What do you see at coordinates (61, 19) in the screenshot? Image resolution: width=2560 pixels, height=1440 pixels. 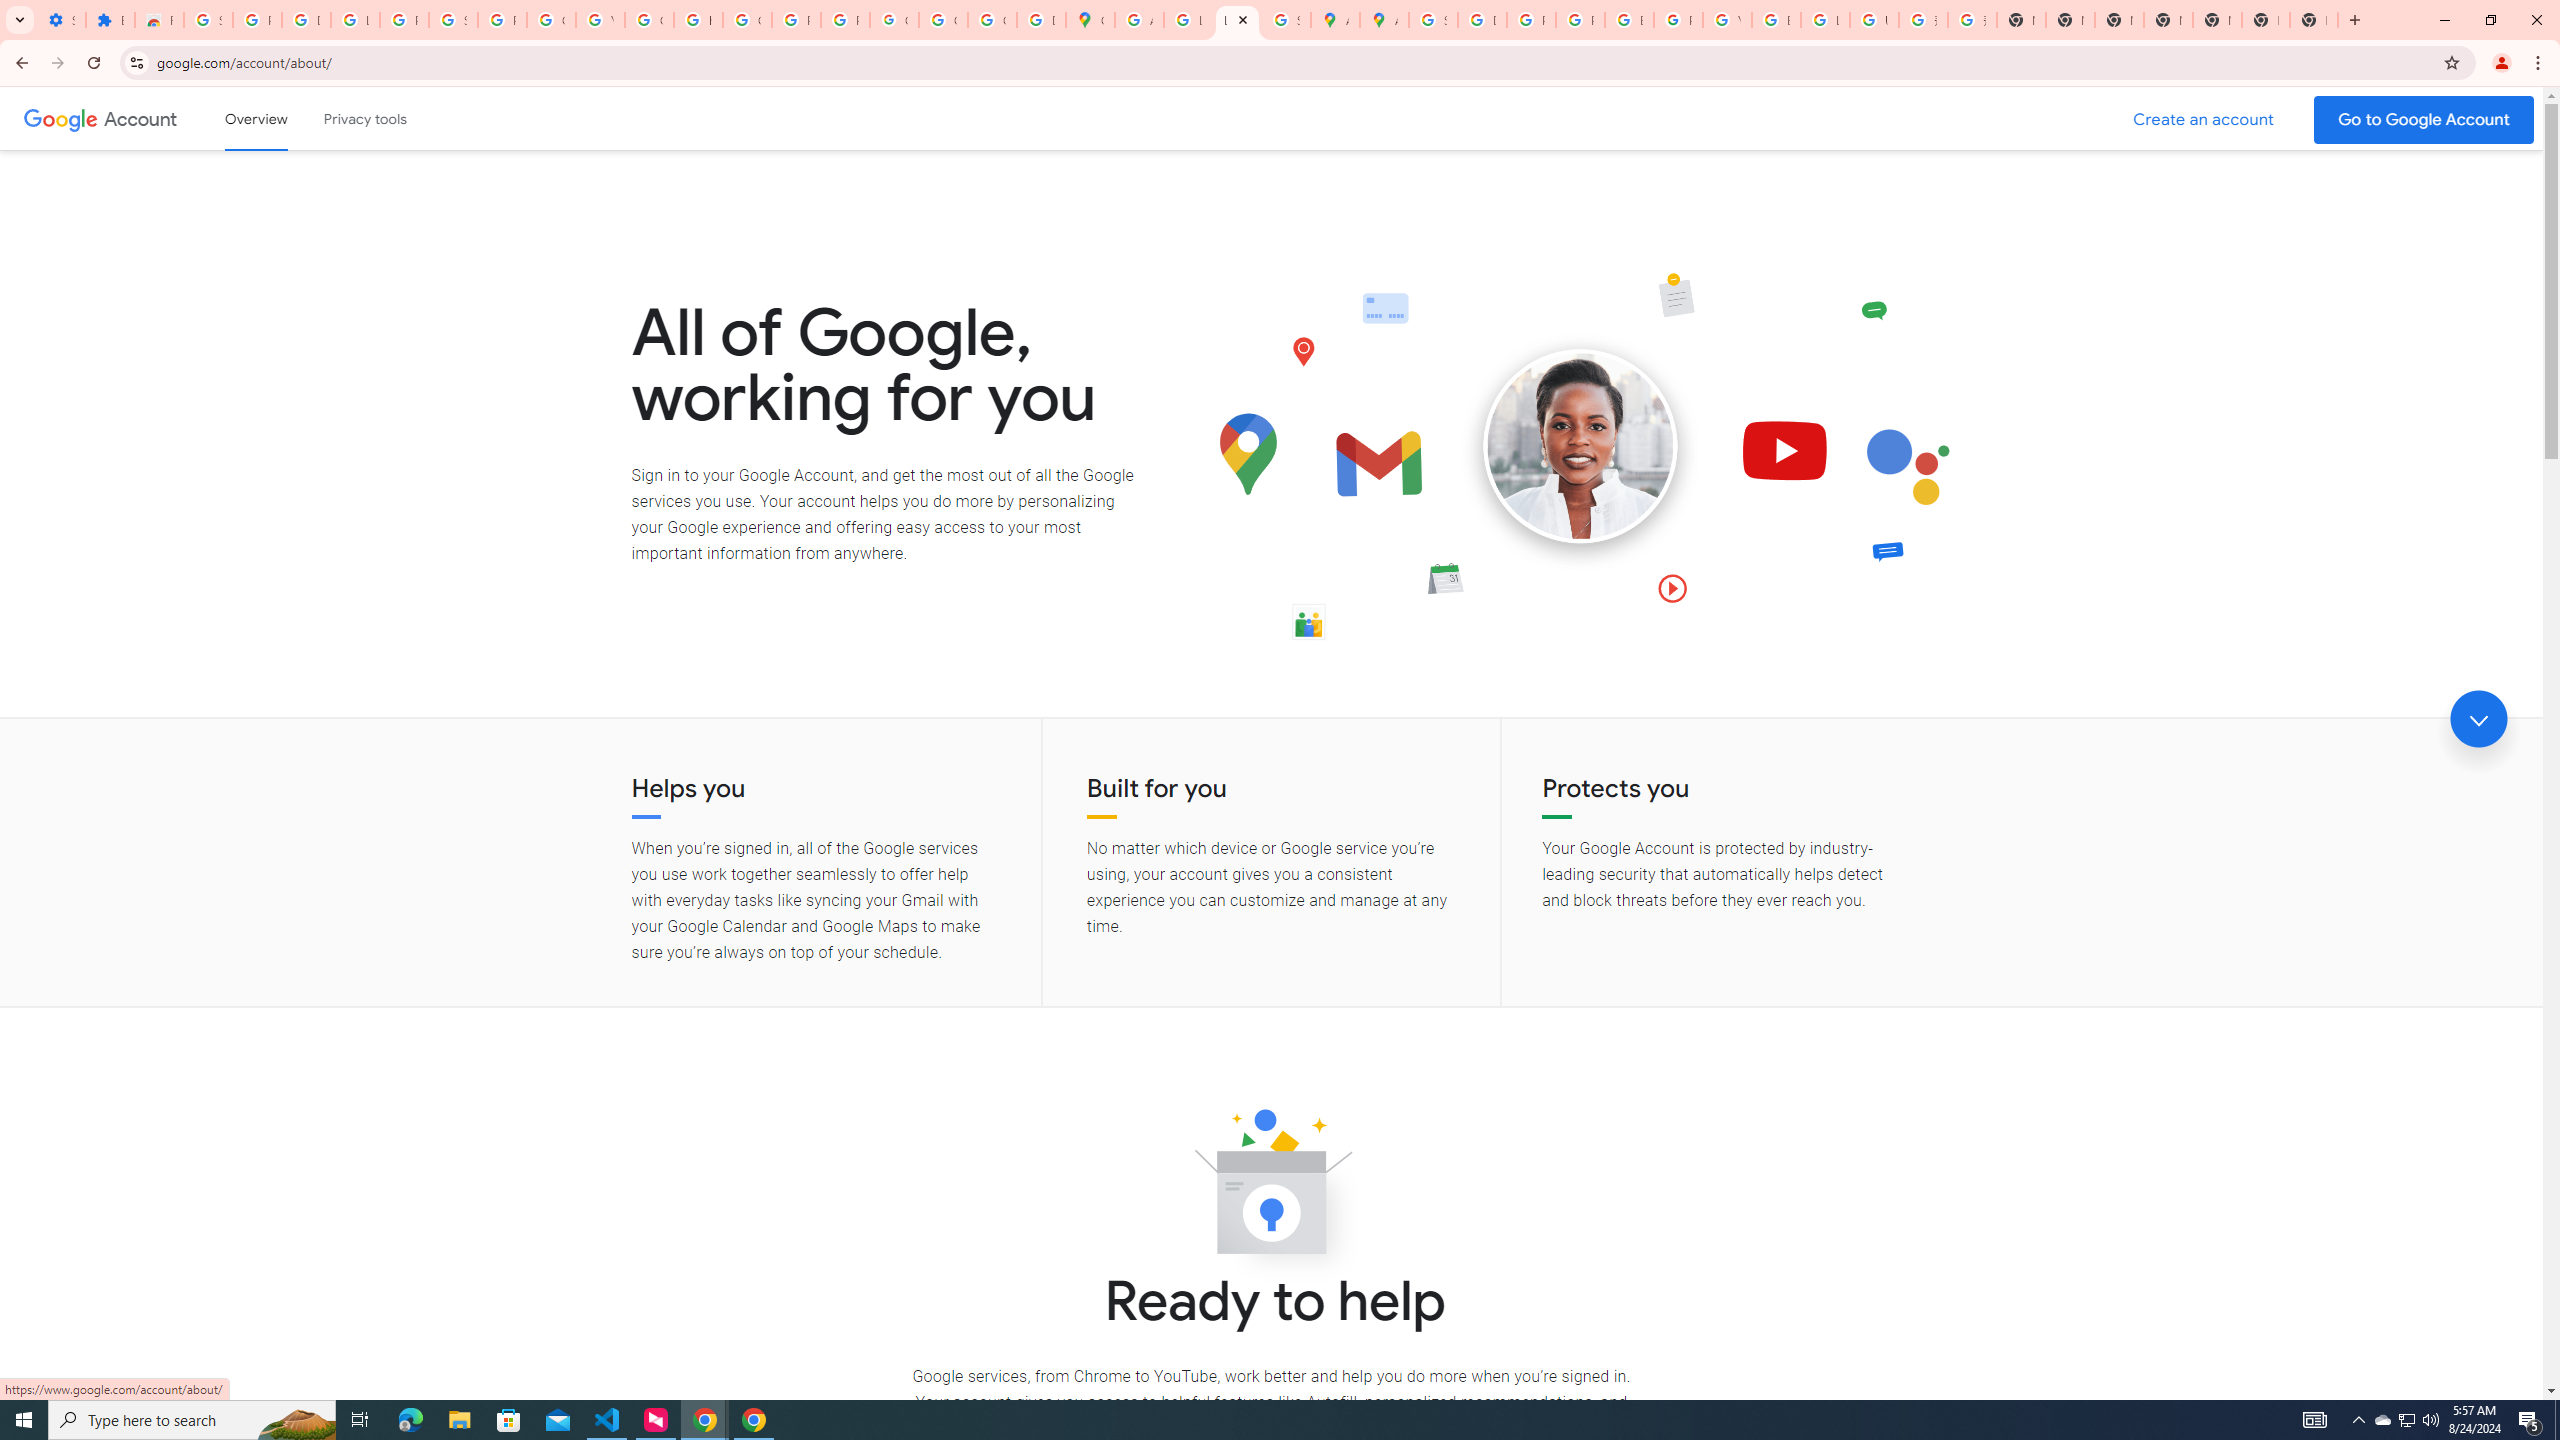 I see `'Settings - On startup'` at bounding box center [61, 19].